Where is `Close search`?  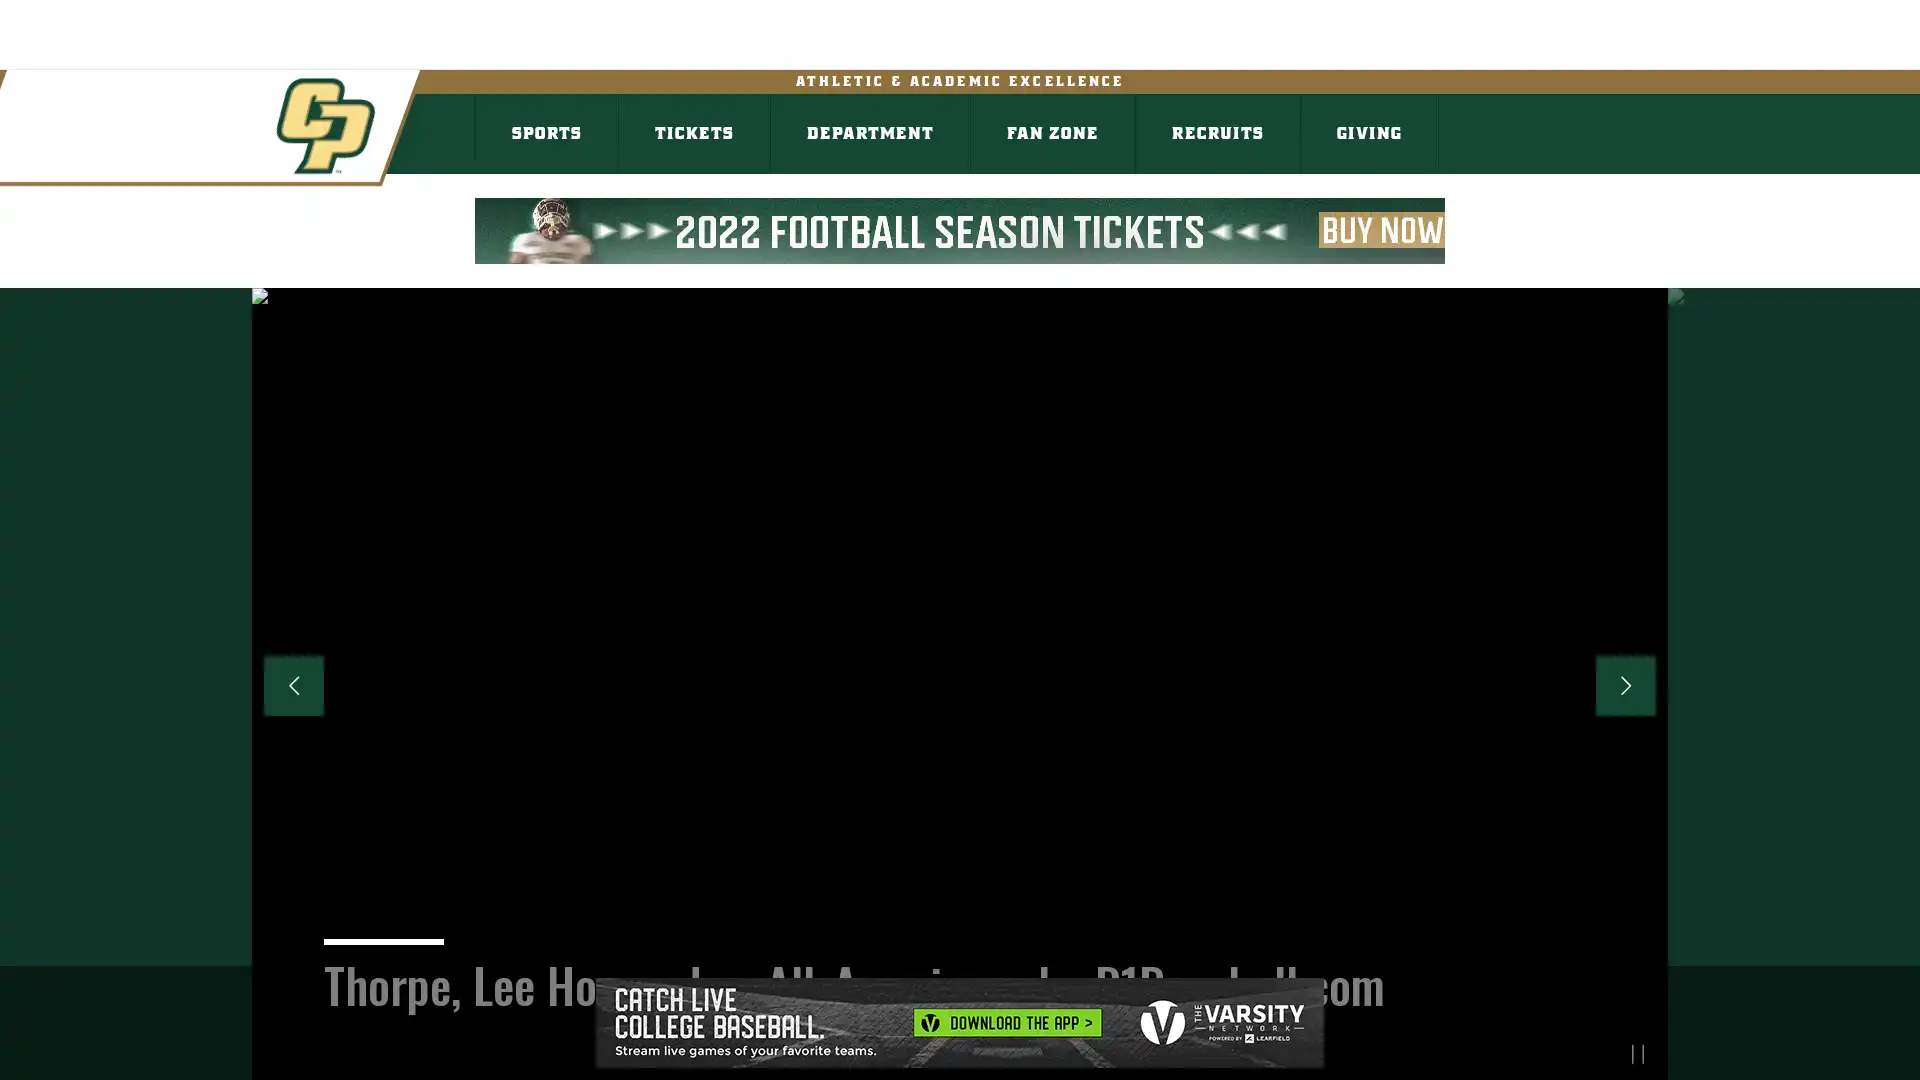 Close search is located at coordinates (1871, 46).